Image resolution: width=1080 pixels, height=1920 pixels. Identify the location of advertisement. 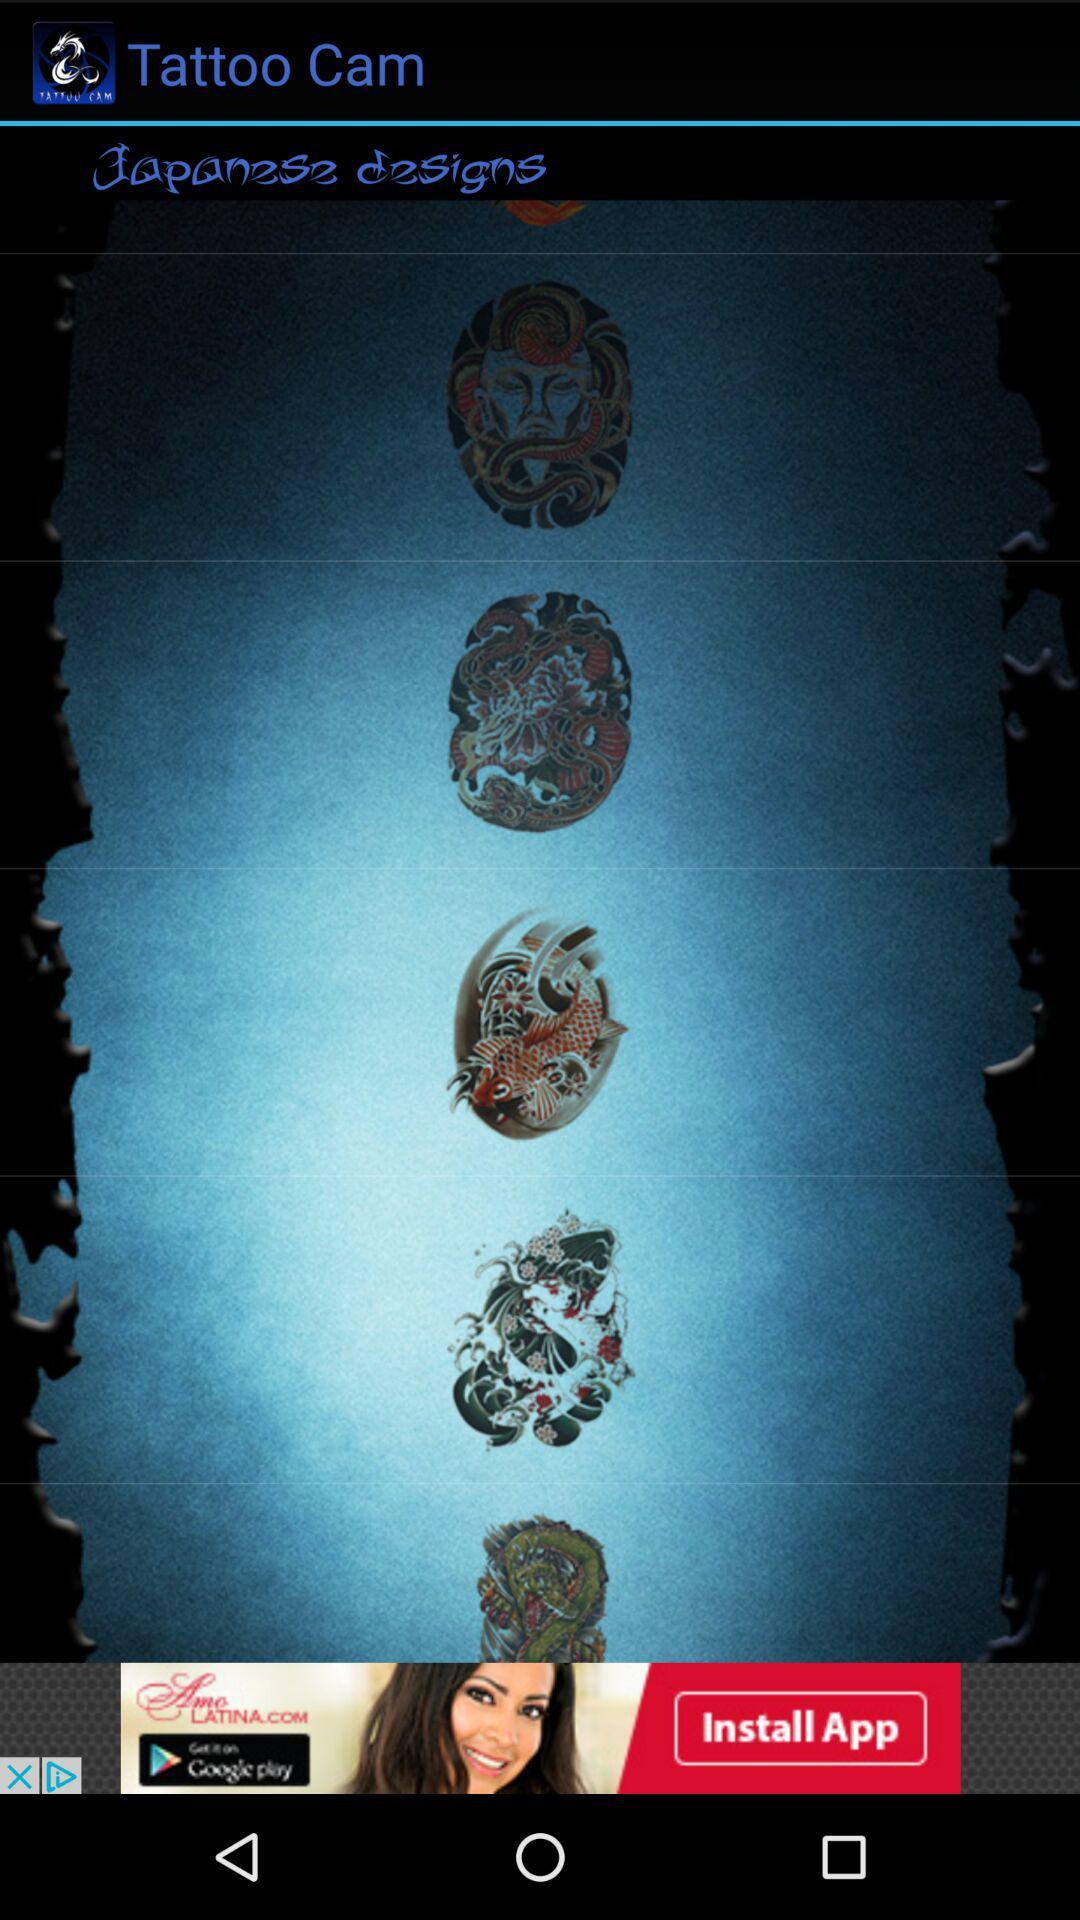
(540, 1727).